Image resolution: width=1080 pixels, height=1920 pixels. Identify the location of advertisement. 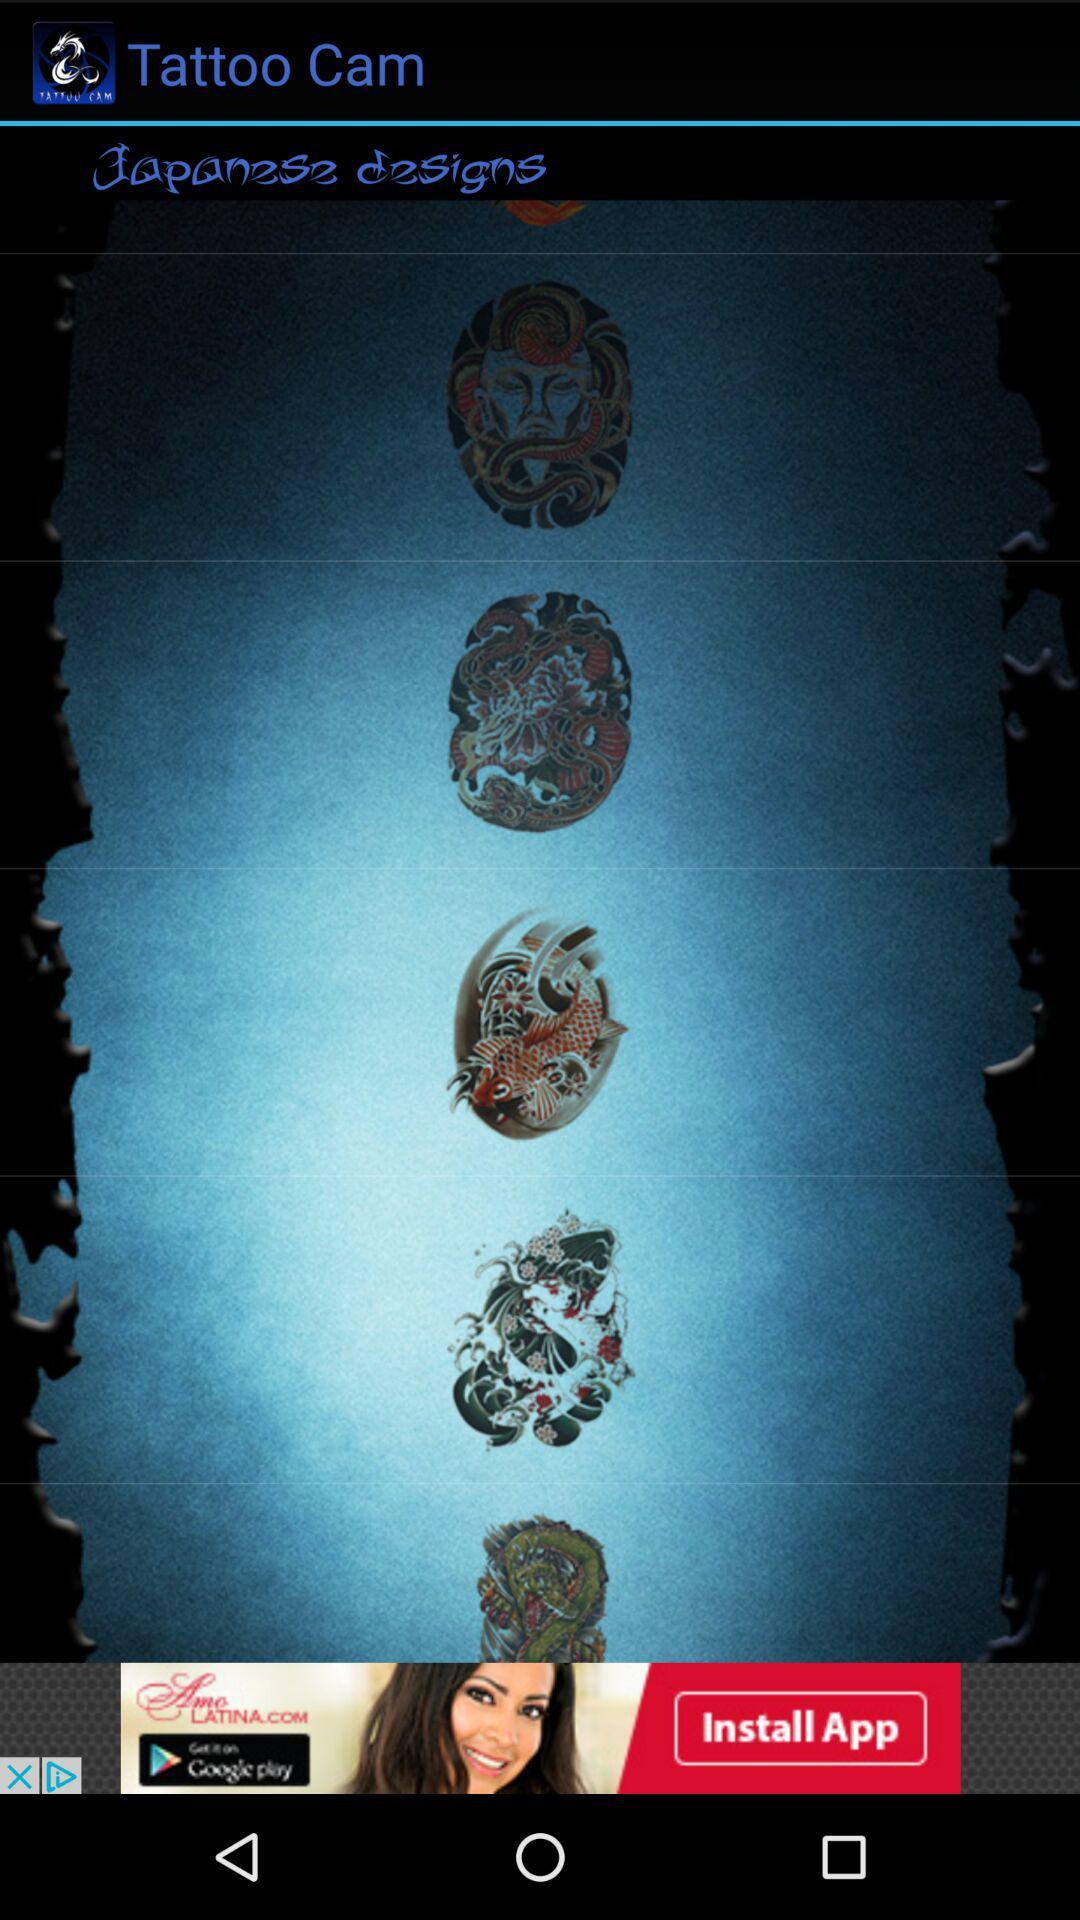
(540, 1727).